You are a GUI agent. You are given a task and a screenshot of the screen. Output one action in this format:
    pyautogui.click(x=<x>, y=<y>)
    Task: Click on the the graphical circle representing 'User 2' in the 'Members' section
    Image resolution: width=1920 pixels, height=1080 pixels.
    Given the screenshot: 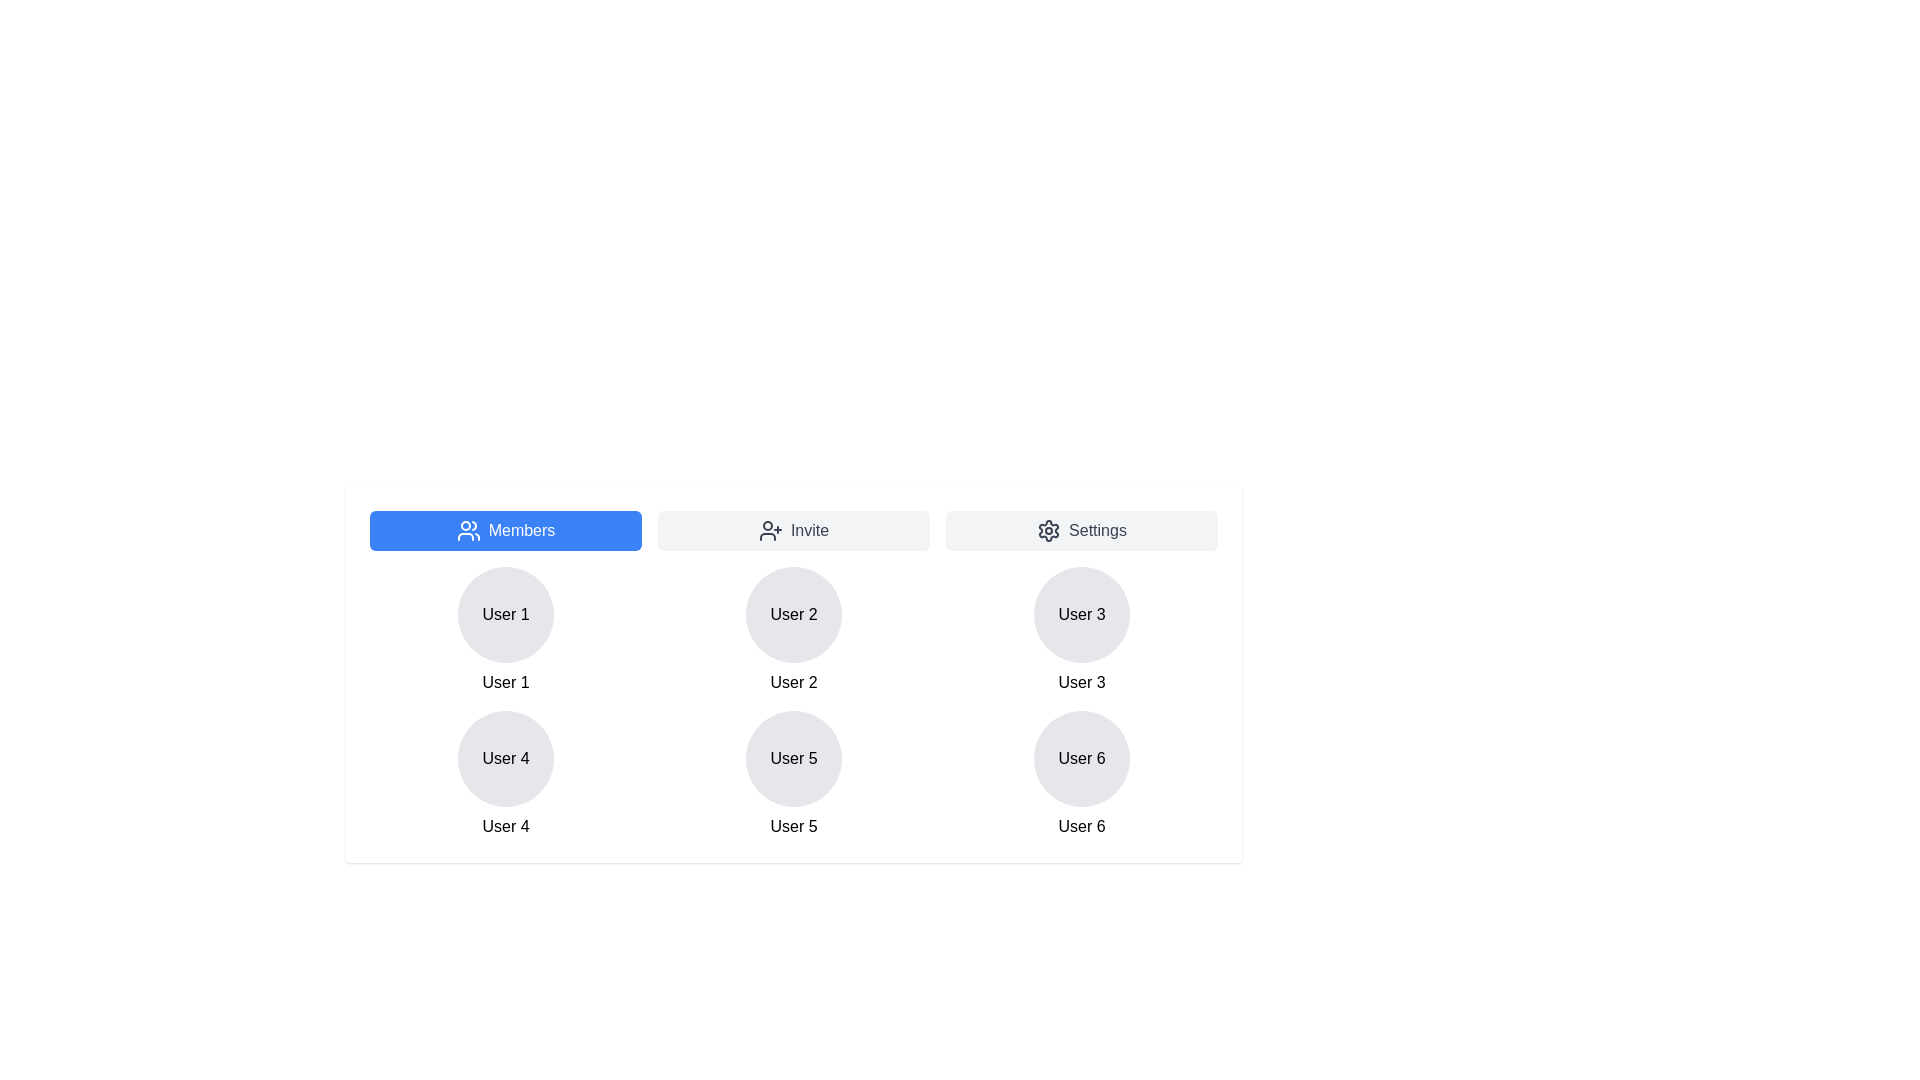 What is the action you would take?
    pyautogui.click(x=792, y=613)
    